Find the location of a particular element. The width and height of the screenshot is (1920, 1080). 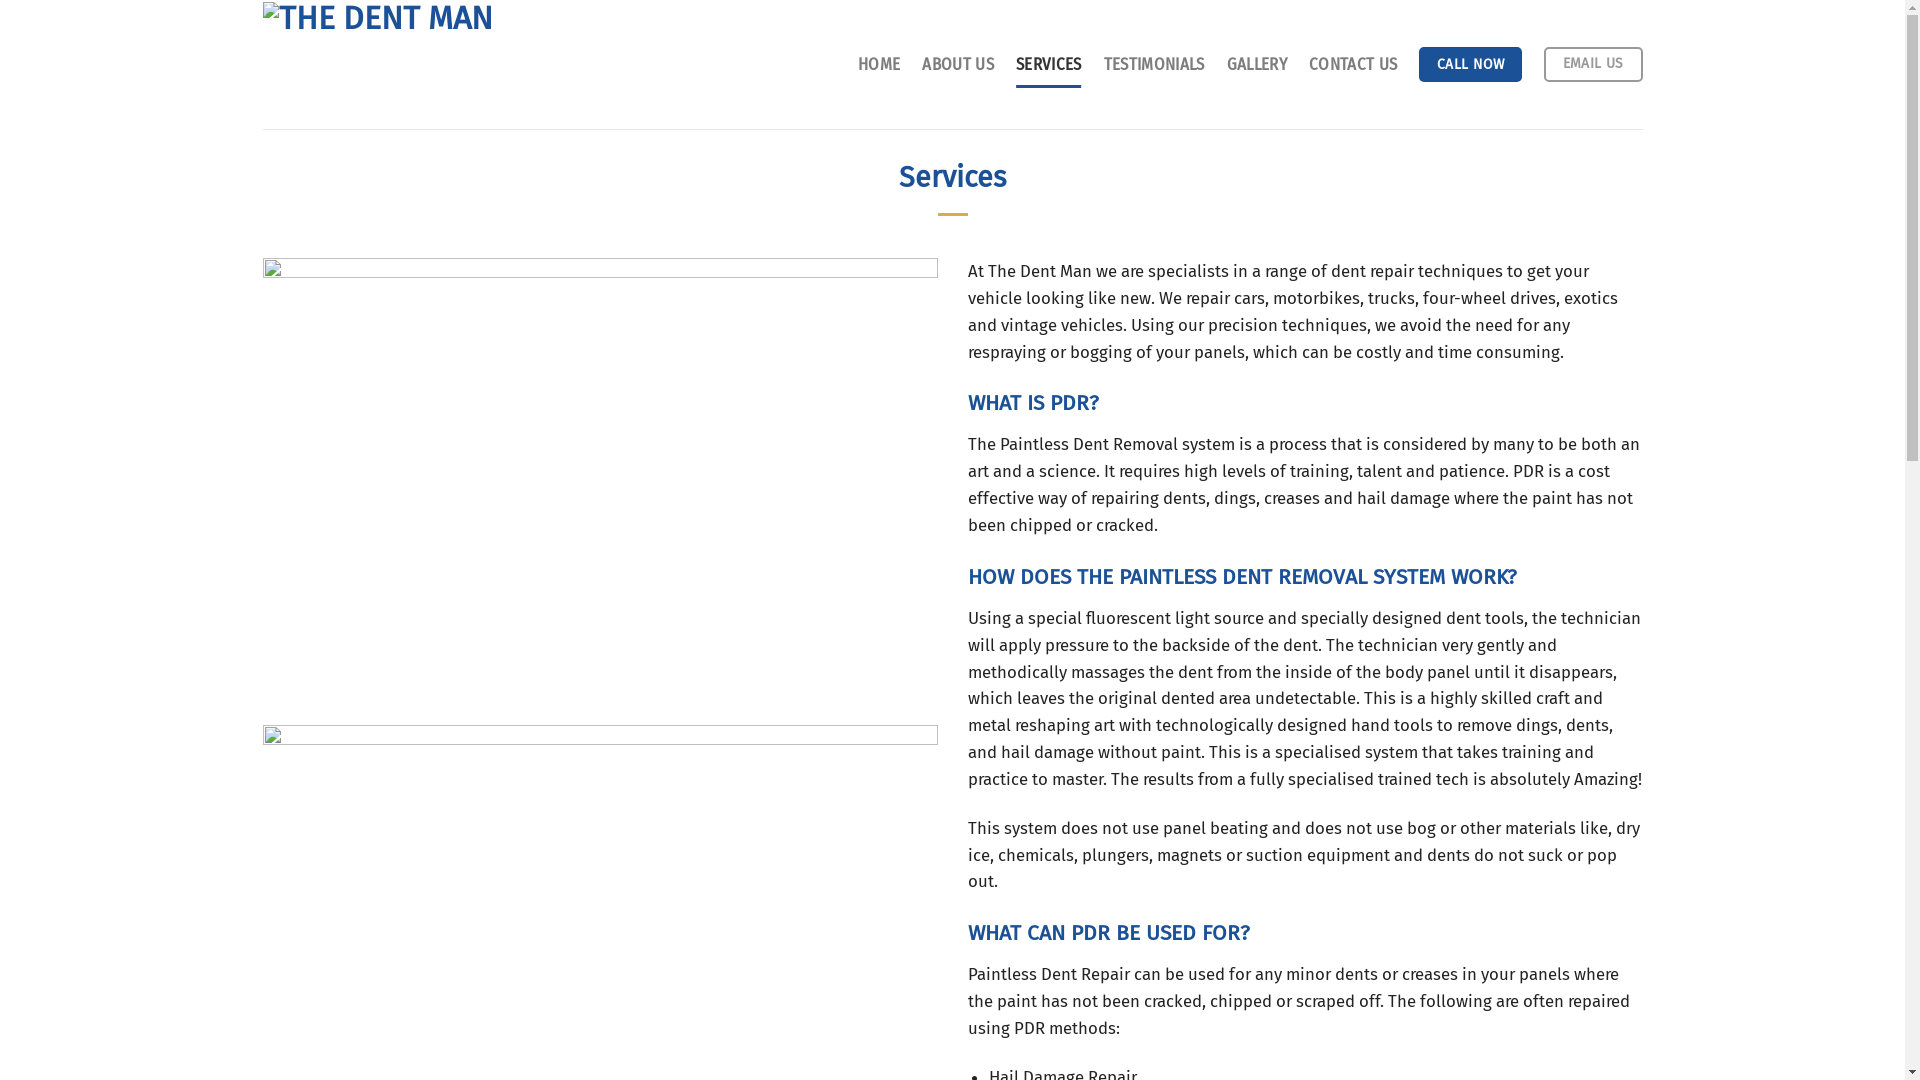

'TESTIMONIALS' is located at coordinates (1154, 63).